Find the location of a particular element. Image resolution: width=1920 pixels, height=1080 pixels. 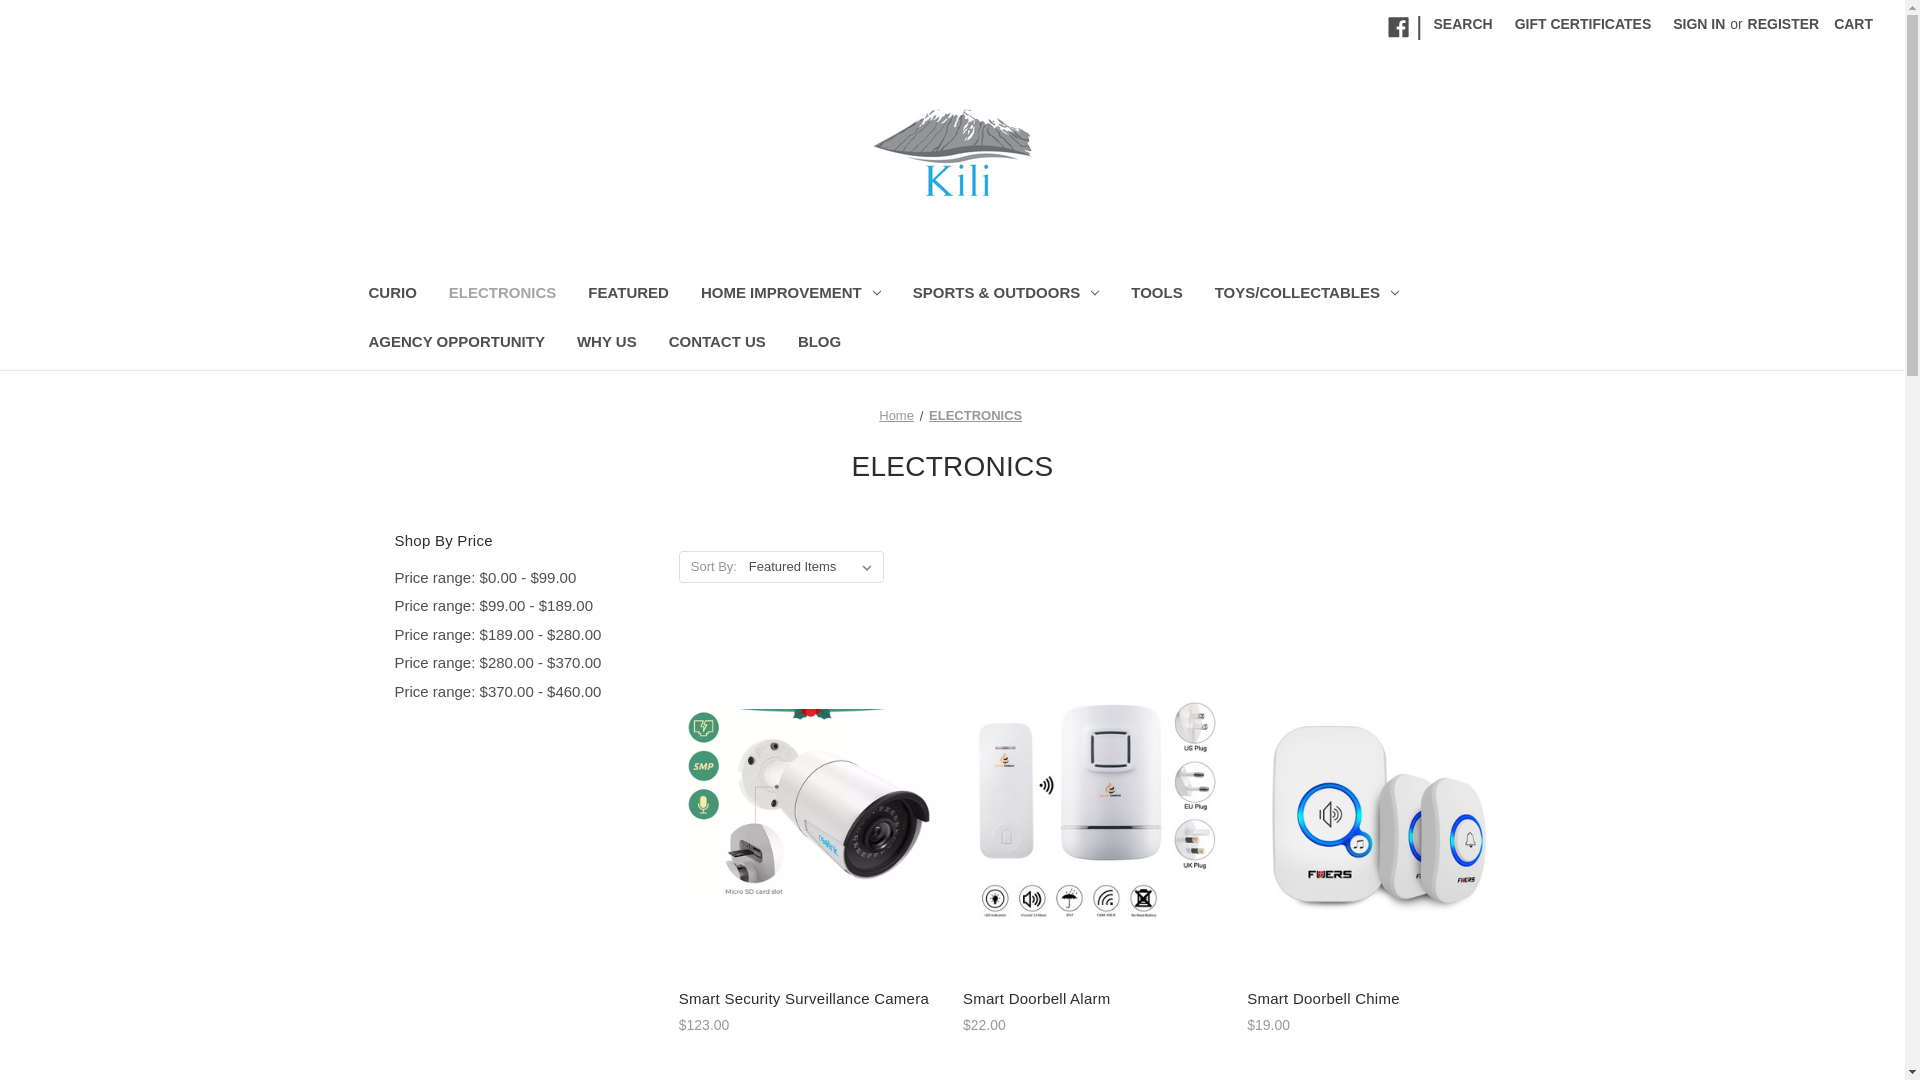

'HOME IMPROVEMENT' is located at coordinates (790, 295).